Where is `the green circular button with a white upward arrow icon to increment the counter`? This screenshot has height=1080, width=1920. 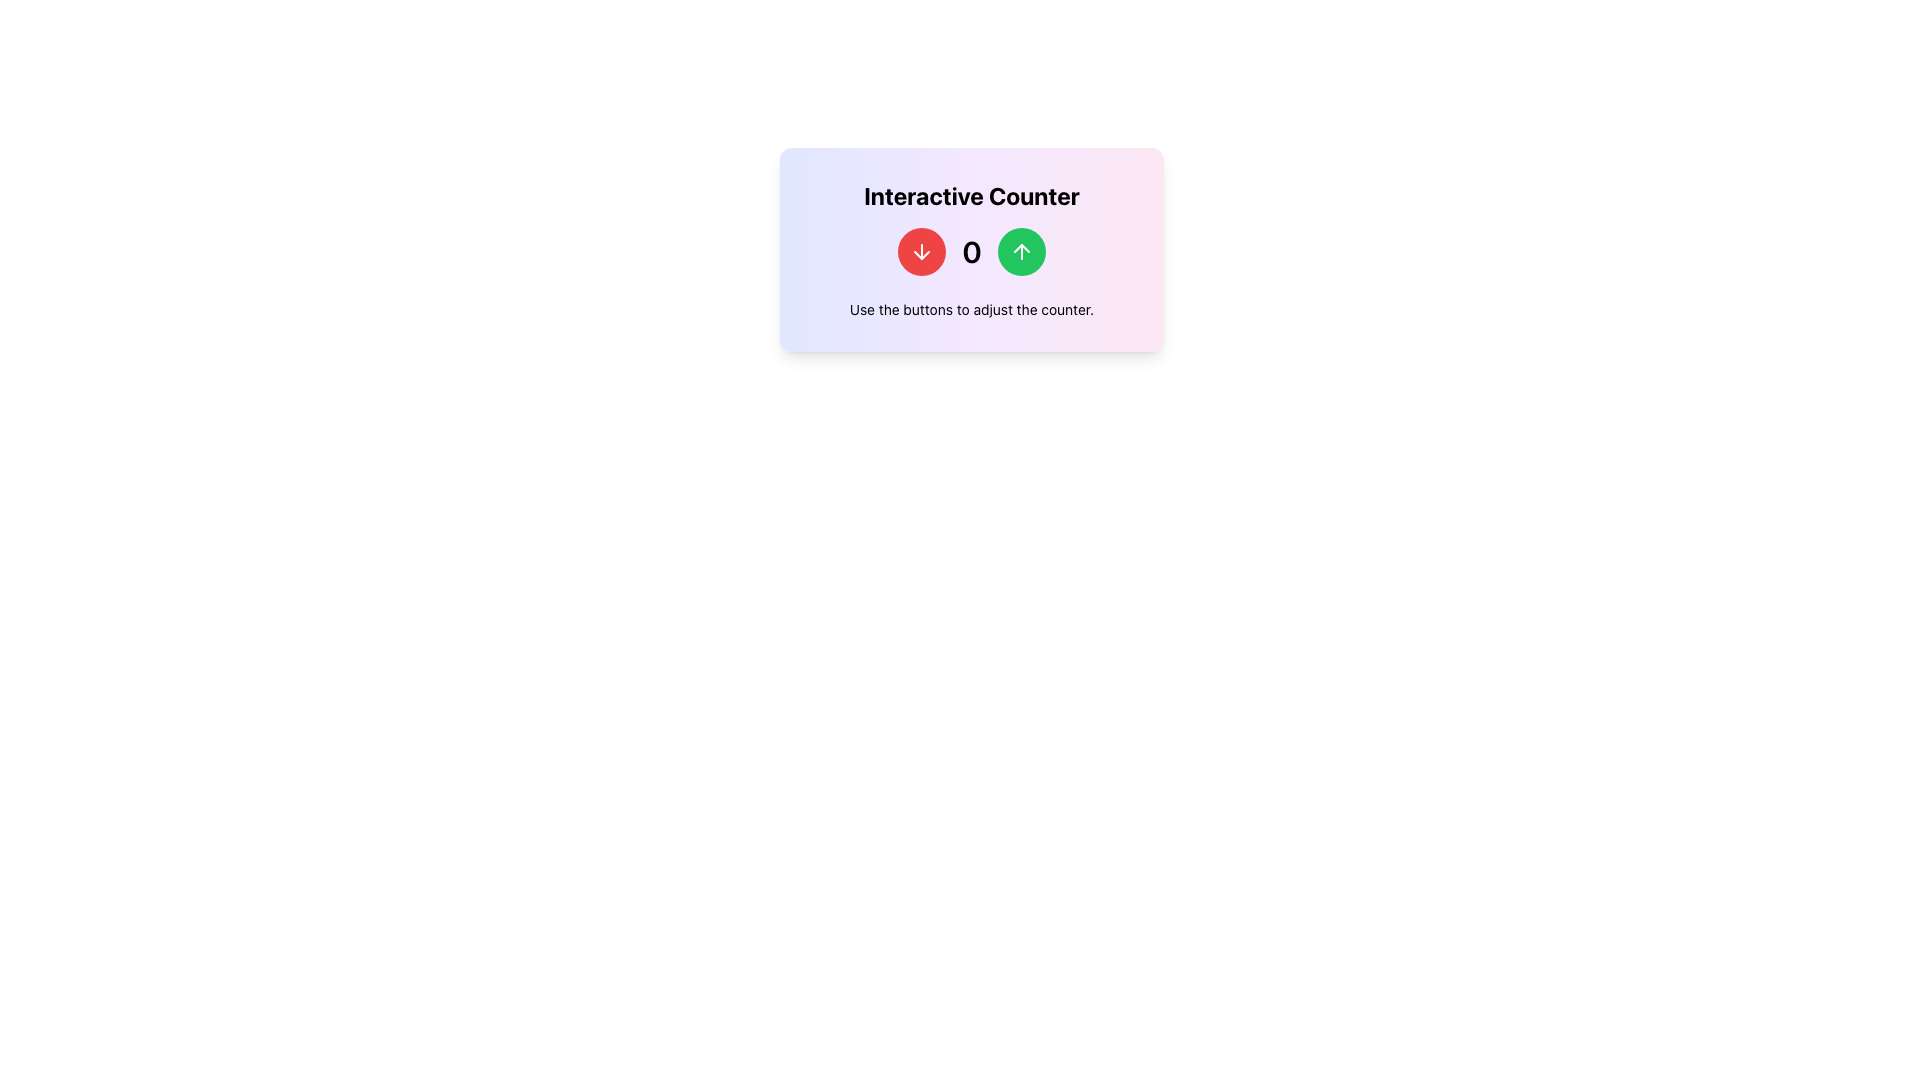 the green circular button with a white upward arrow icon to increment the counter is located at coordinates (1021, 250).